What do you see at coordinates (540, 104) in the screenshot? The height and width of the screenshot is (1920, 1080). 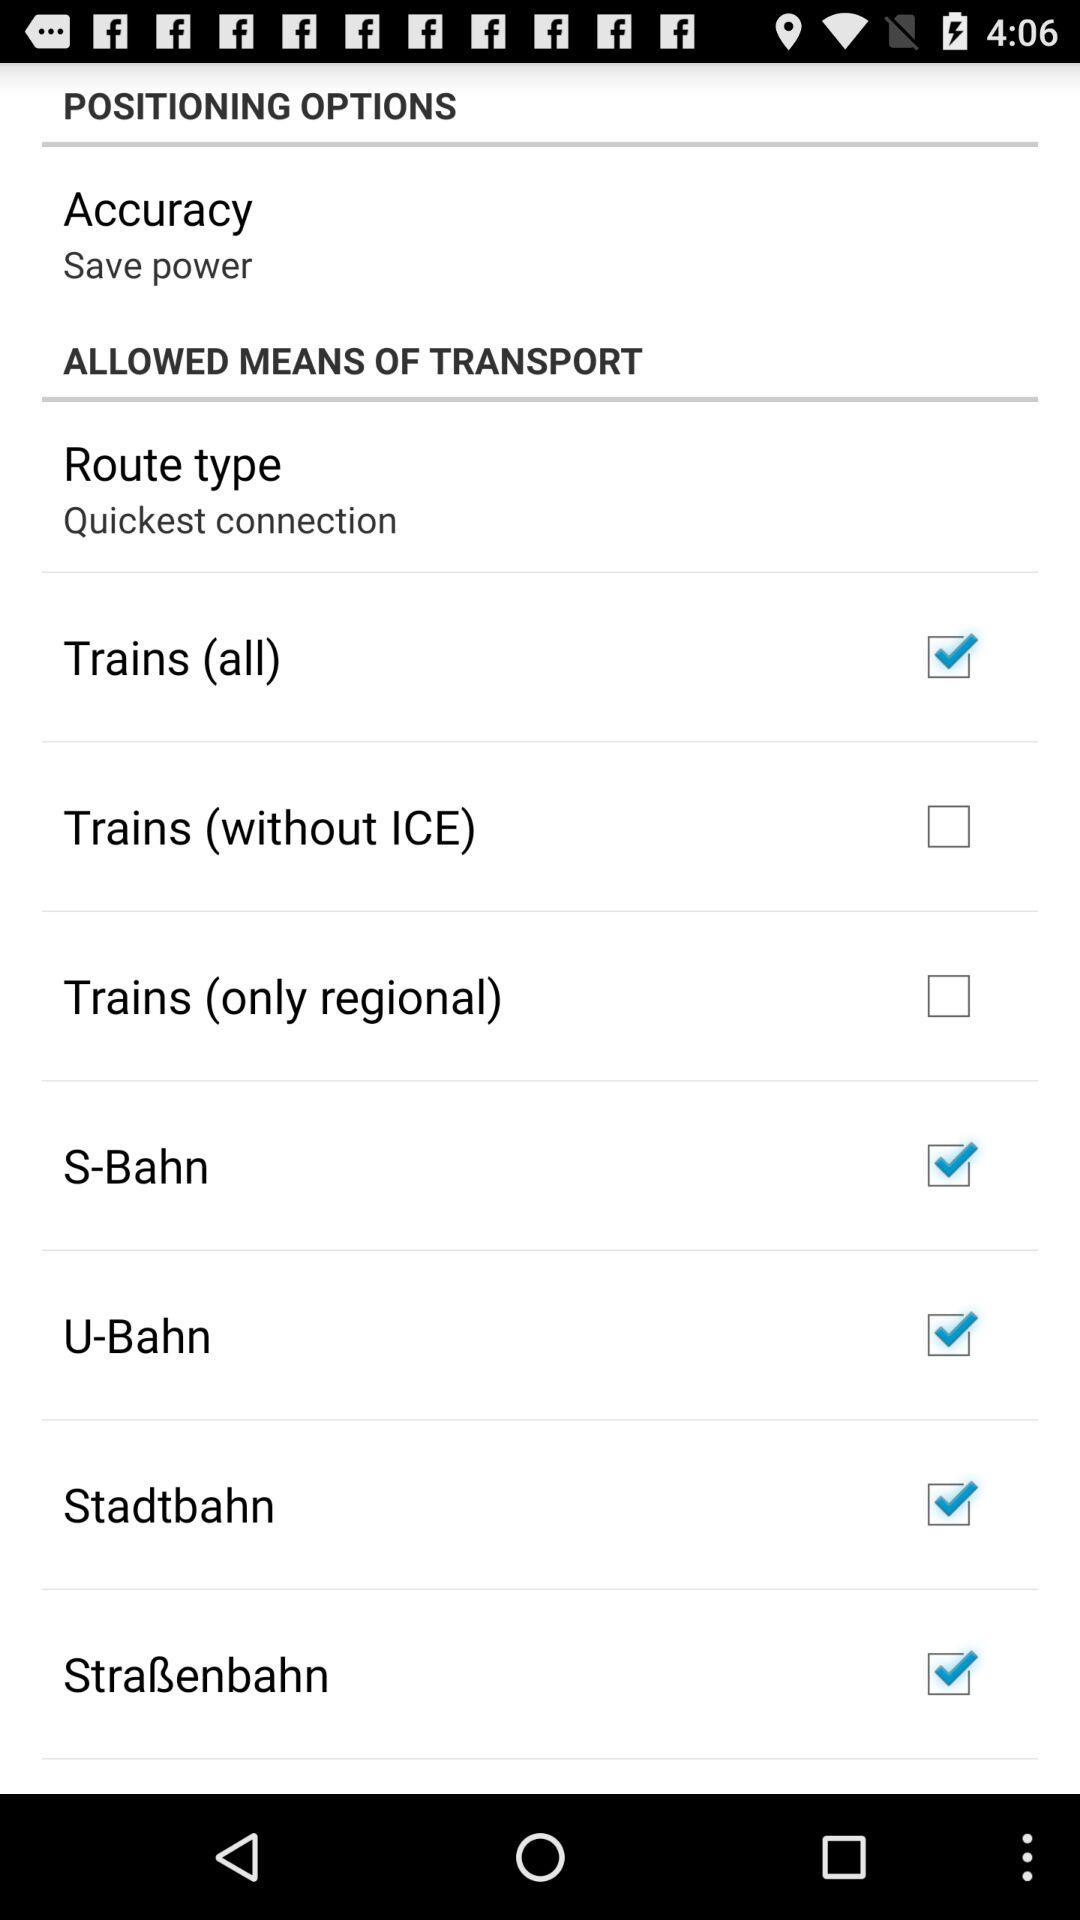 I see `positioning options icon` at bounding box center [540, 104].